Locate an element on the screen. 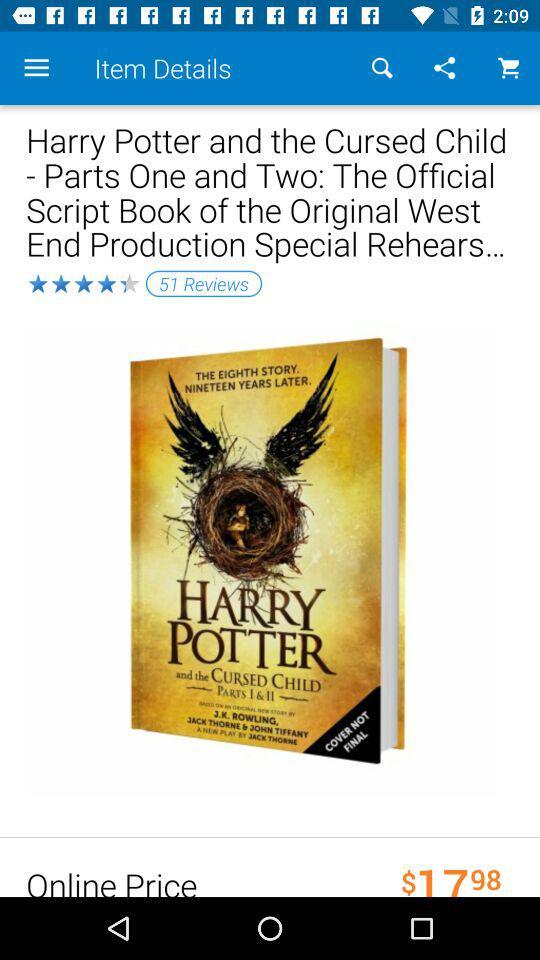  item above the harry potter and is located at coordinates (508, 68).